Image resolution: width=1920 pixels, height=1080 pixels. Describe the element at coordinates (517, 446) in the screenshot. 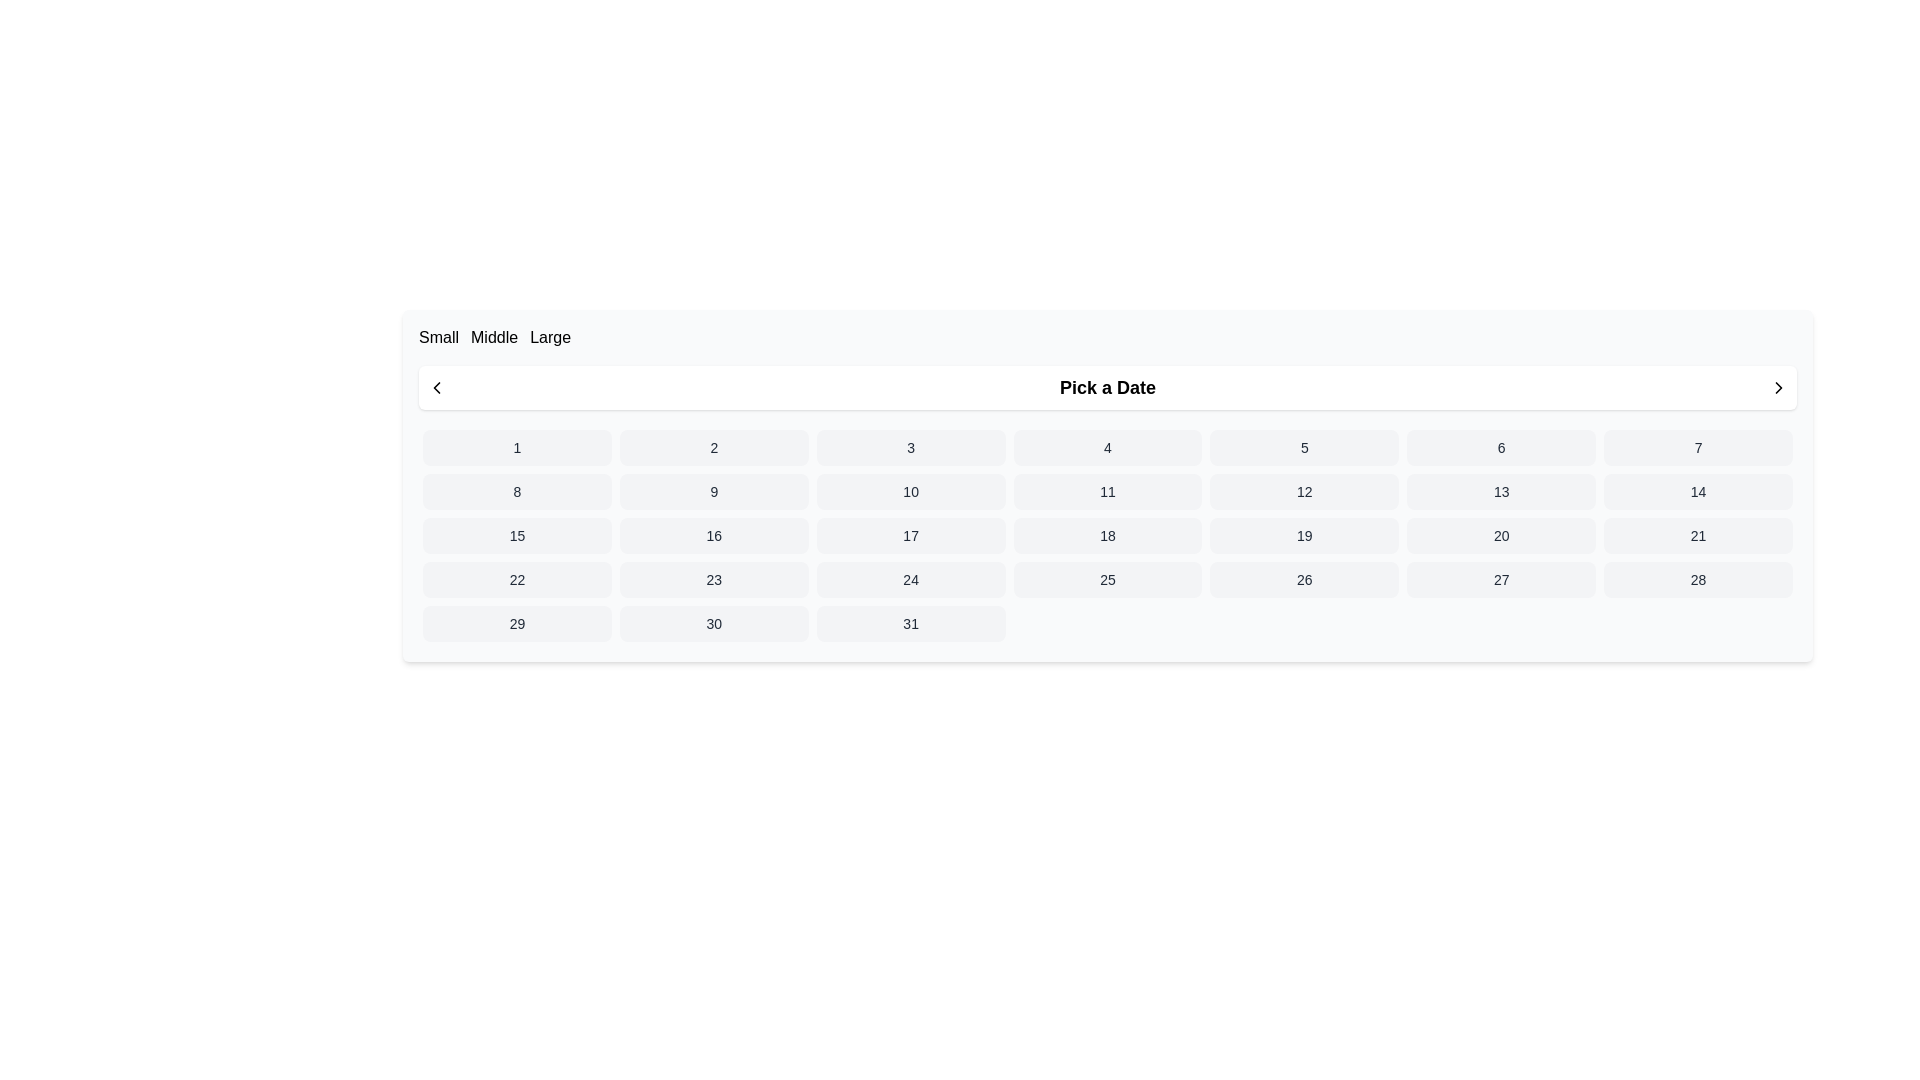

I see `the gray rounded rectangle button labeled '1' located in the top-left corner of the numeric grid` at that location.